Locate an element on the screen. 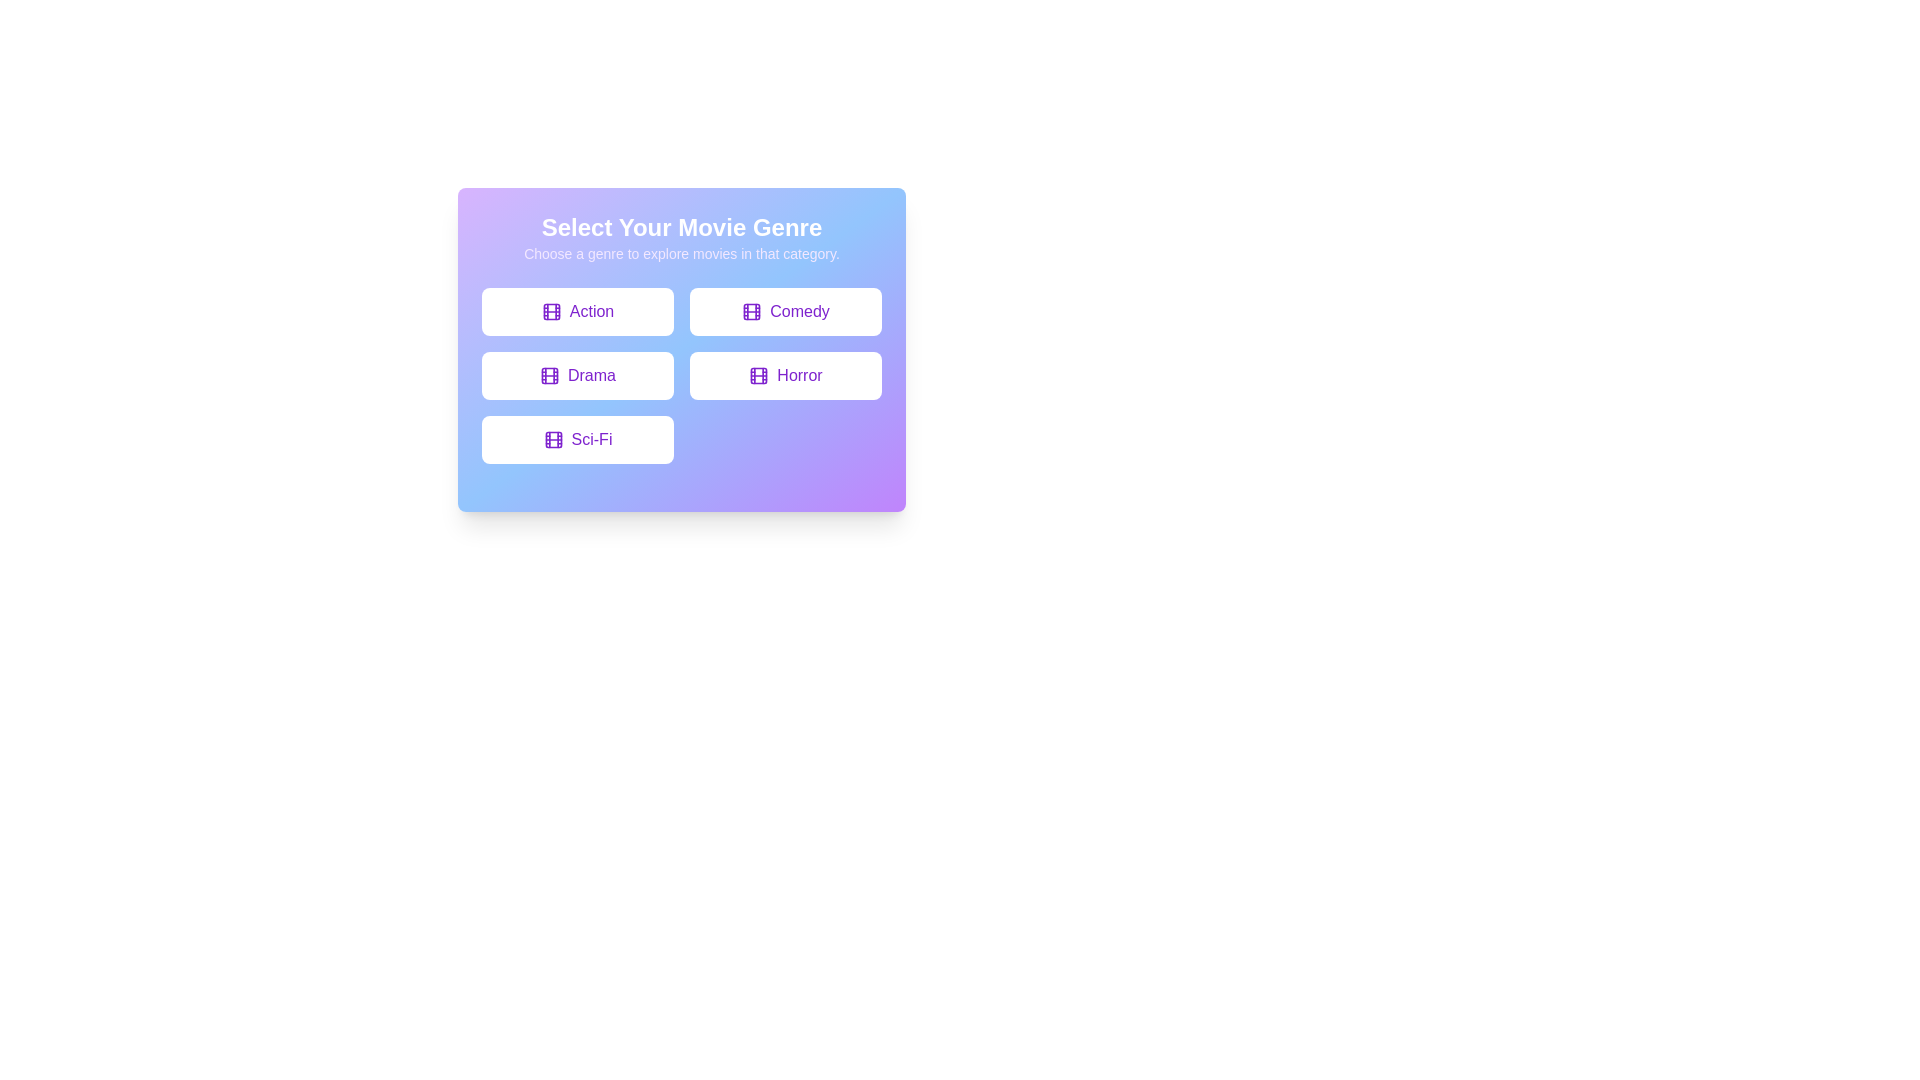 The image size is (1920, 1080). the button corresponding to the genre Sci-Fi is located at coordinates (576, 438).